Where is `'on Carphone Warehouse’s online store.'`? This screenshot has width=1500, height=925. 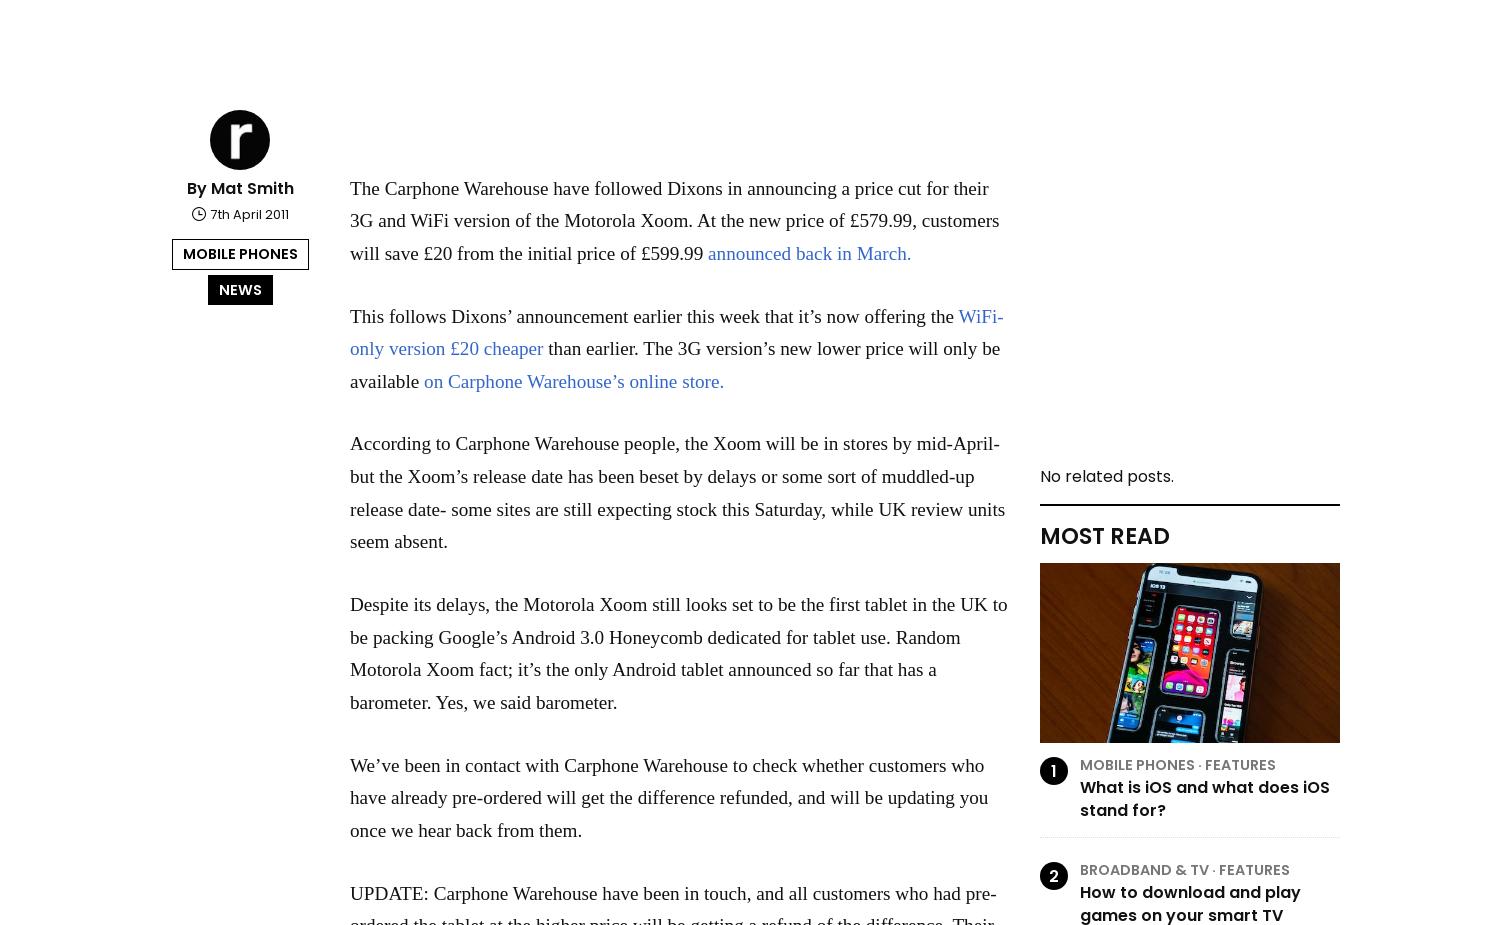
'on Carphone Warehouse’s online store.' is located at coordinates (573, 379).